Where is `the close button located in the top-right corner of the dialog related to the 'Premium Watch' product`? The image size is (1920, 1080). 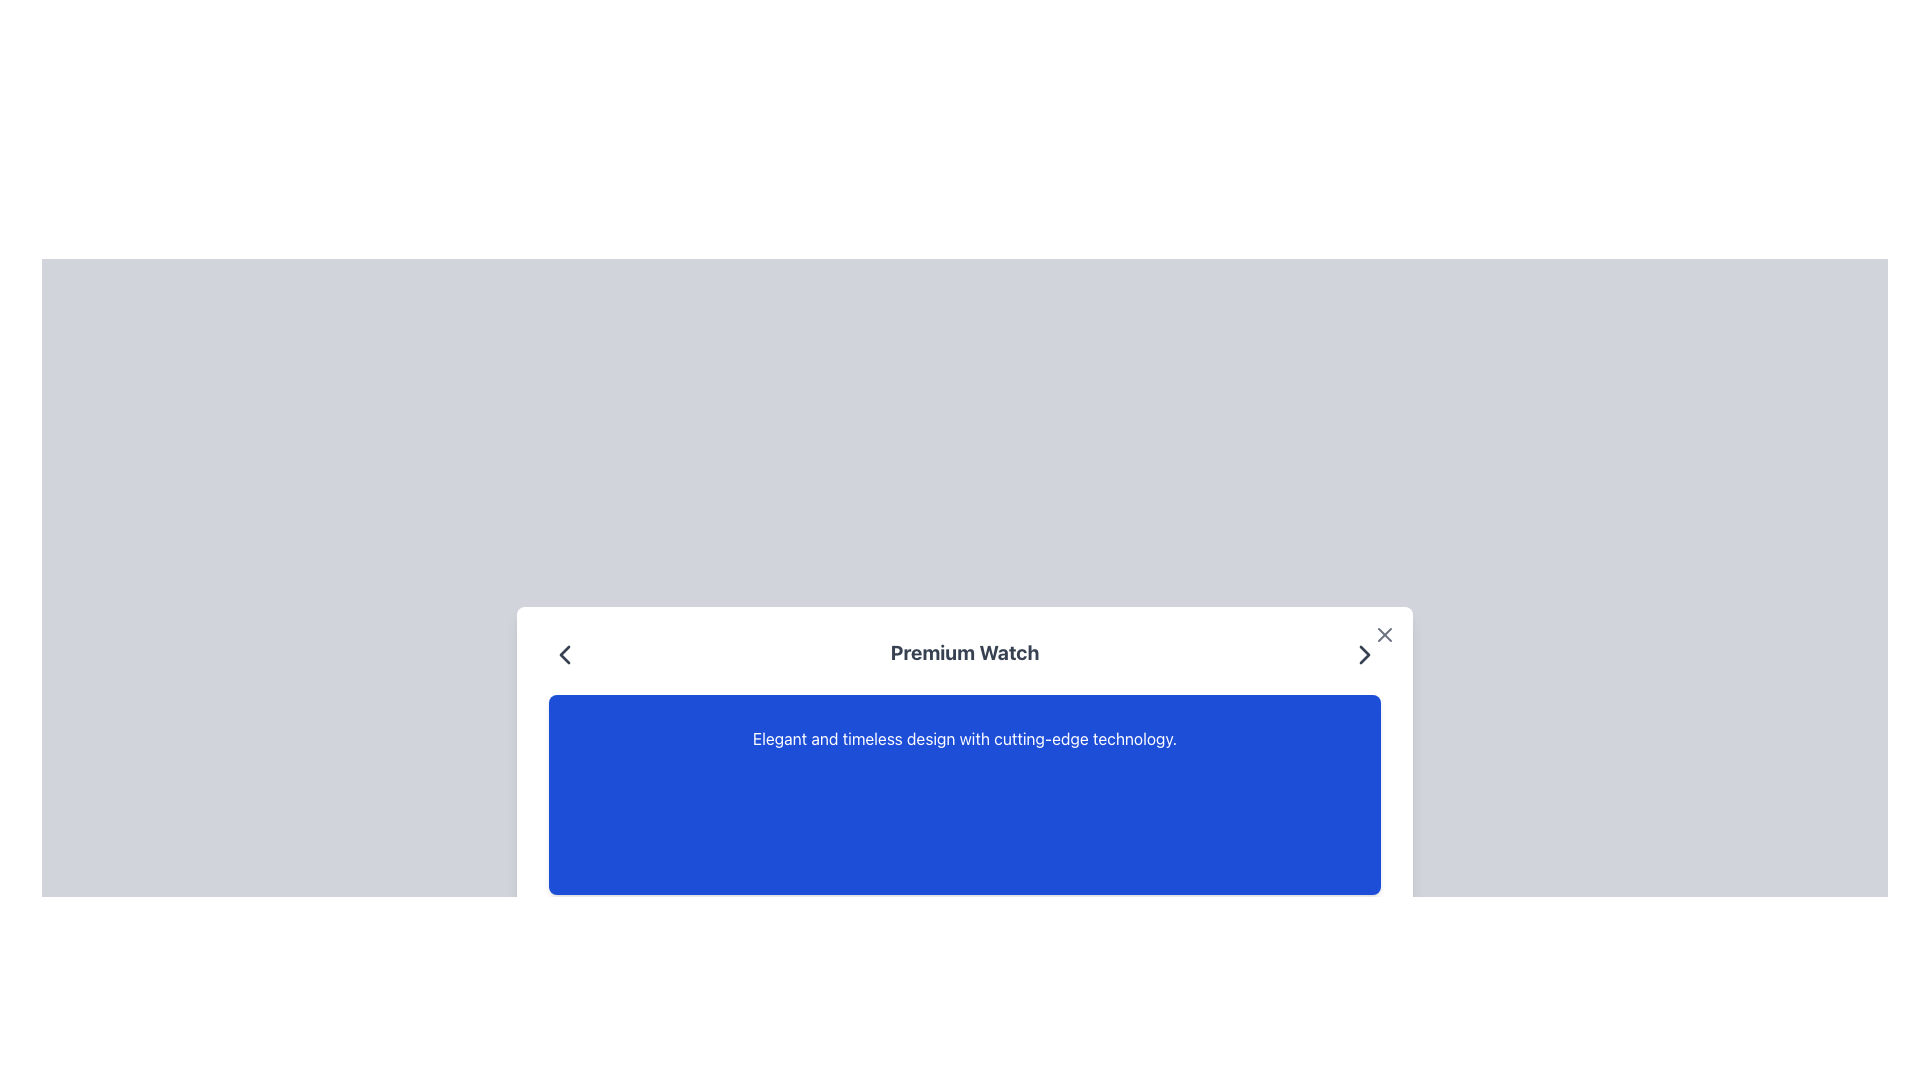
the close button located in the top-right corner of the dialog related to the 'Premium Watch' product is located at coordinates (1384, 635).